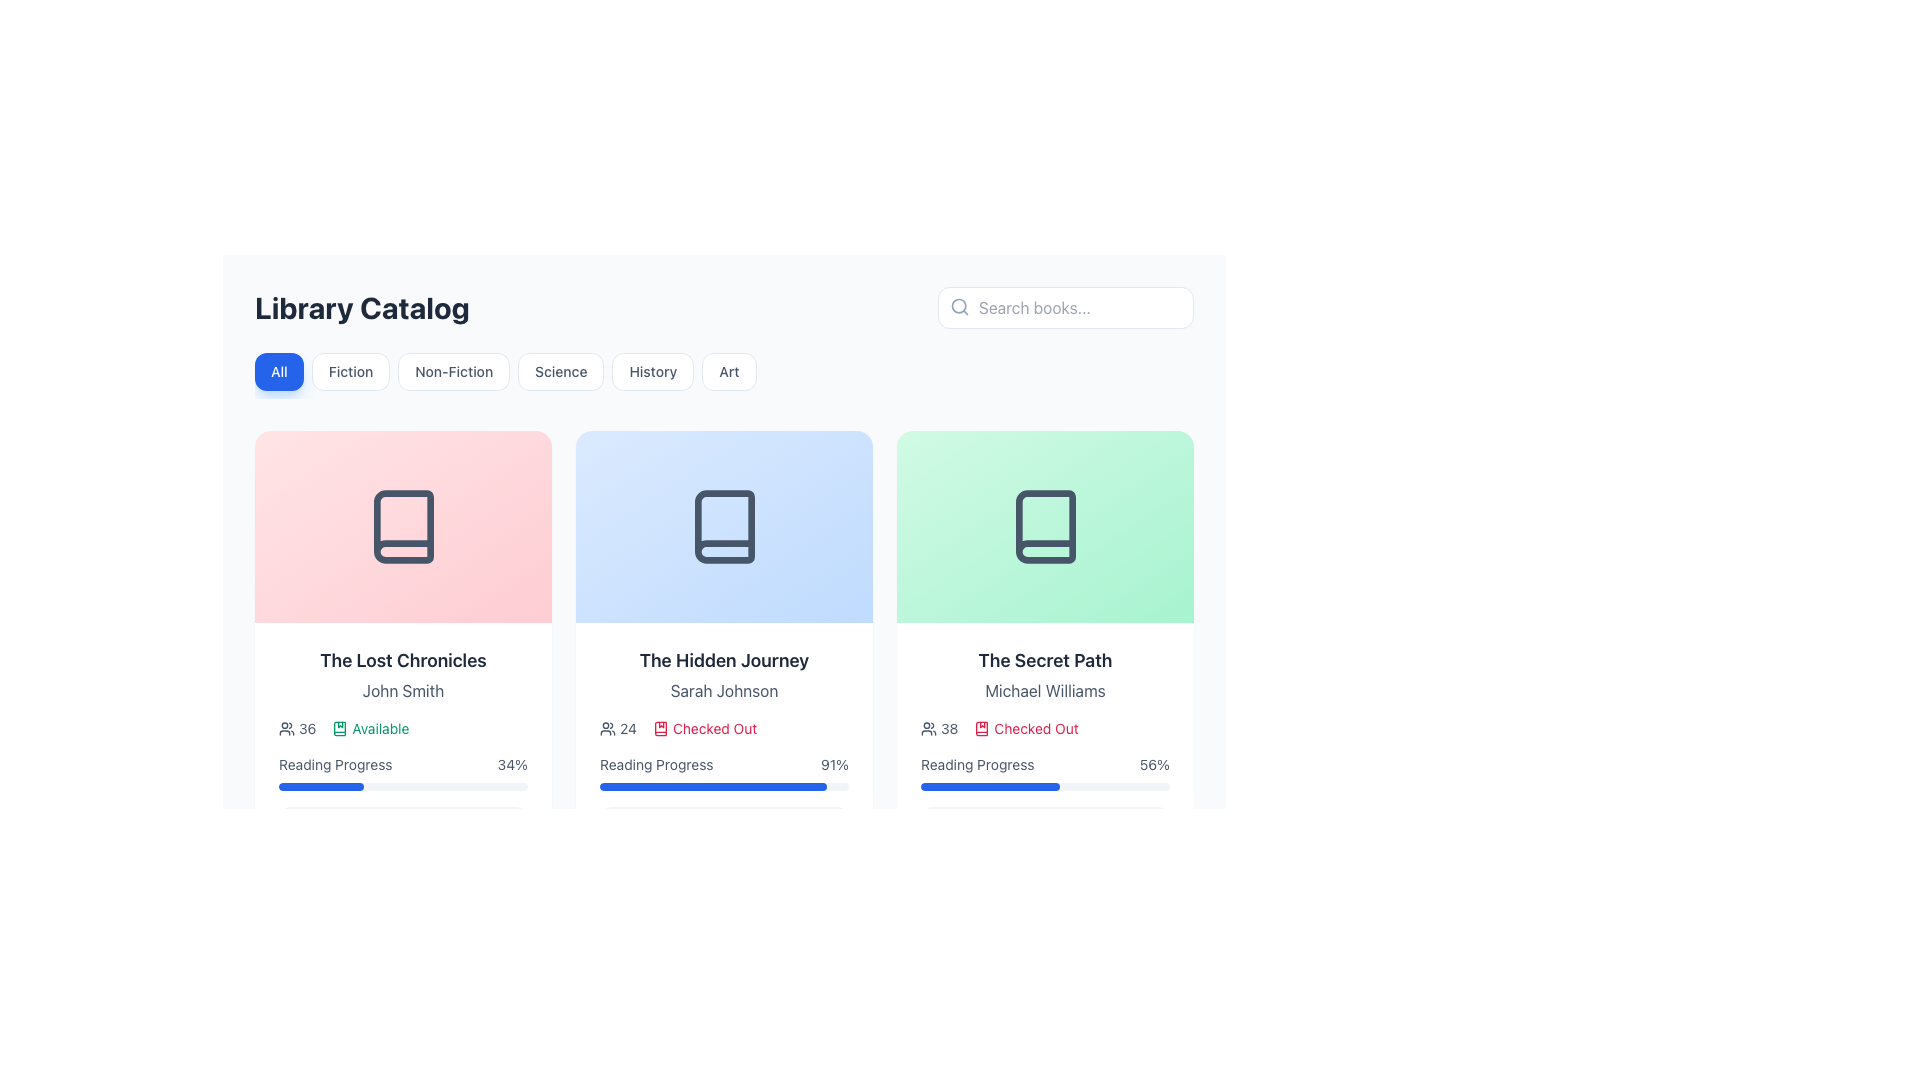 This screenshot has width=1920, height=1080. What do you see at coordinates (723, 660) in the screenshot?
I see `the text 'The Hidden Journey' displayed in a bold, large-sized font` at bounding box center [723, 660].